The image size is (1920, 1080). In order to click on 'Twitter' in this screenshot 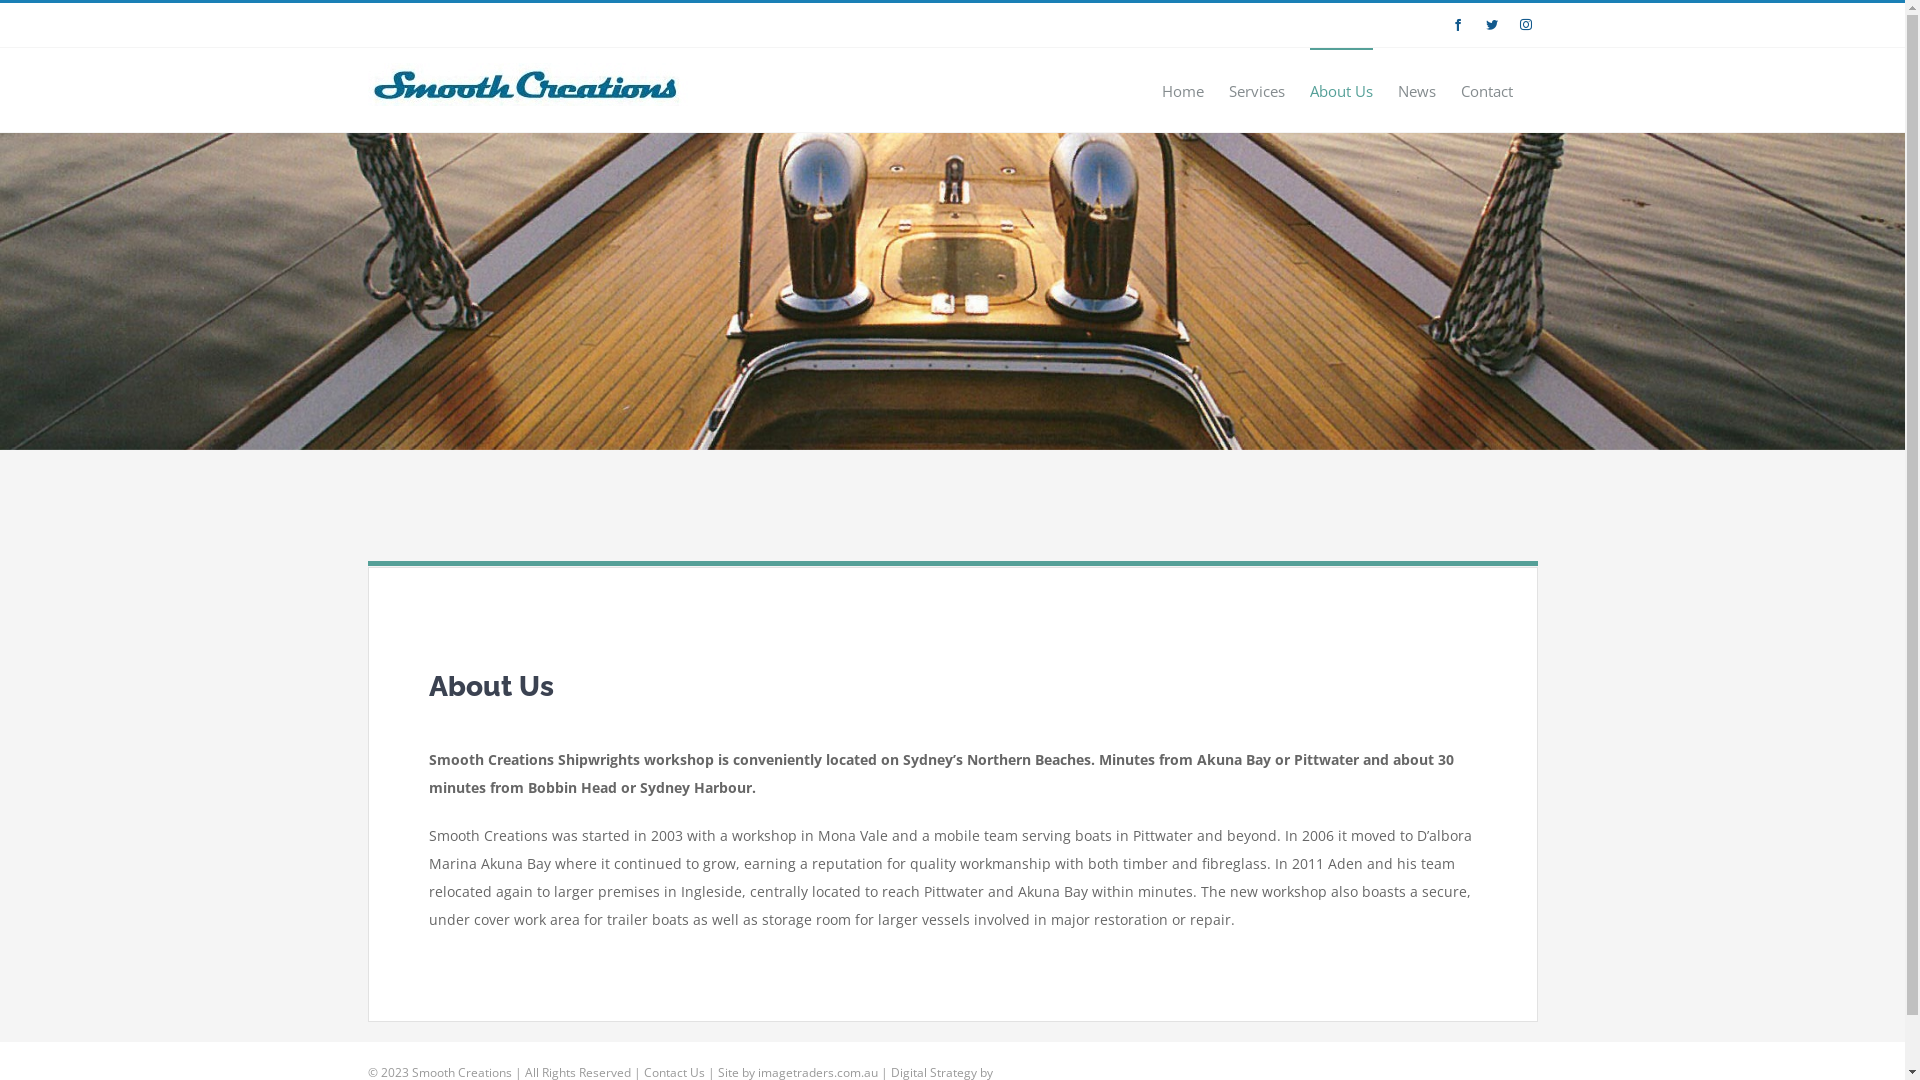, I will do `click(1492, 24)`.